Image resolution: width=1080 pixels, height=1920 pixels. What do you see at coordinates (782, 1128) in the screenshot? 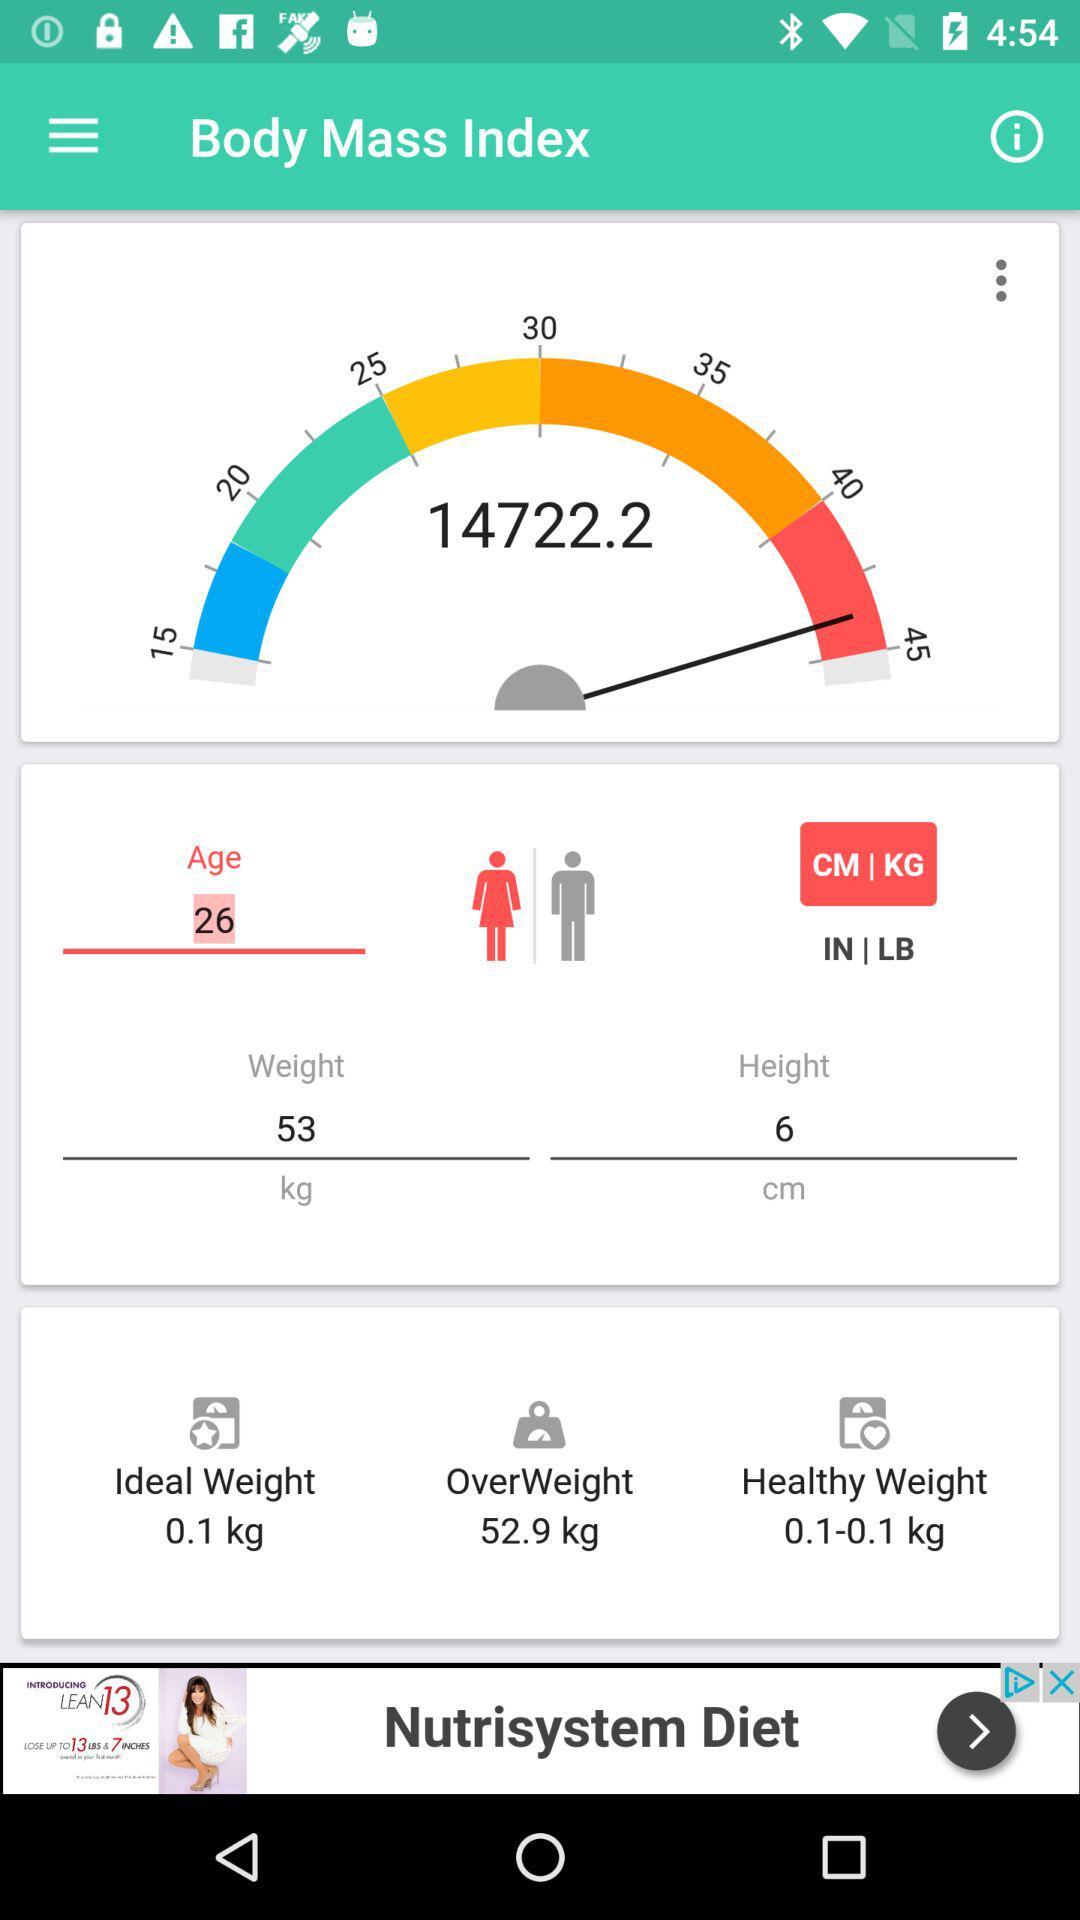
I see `the text field below heights` at bounding box center [782, 1128].